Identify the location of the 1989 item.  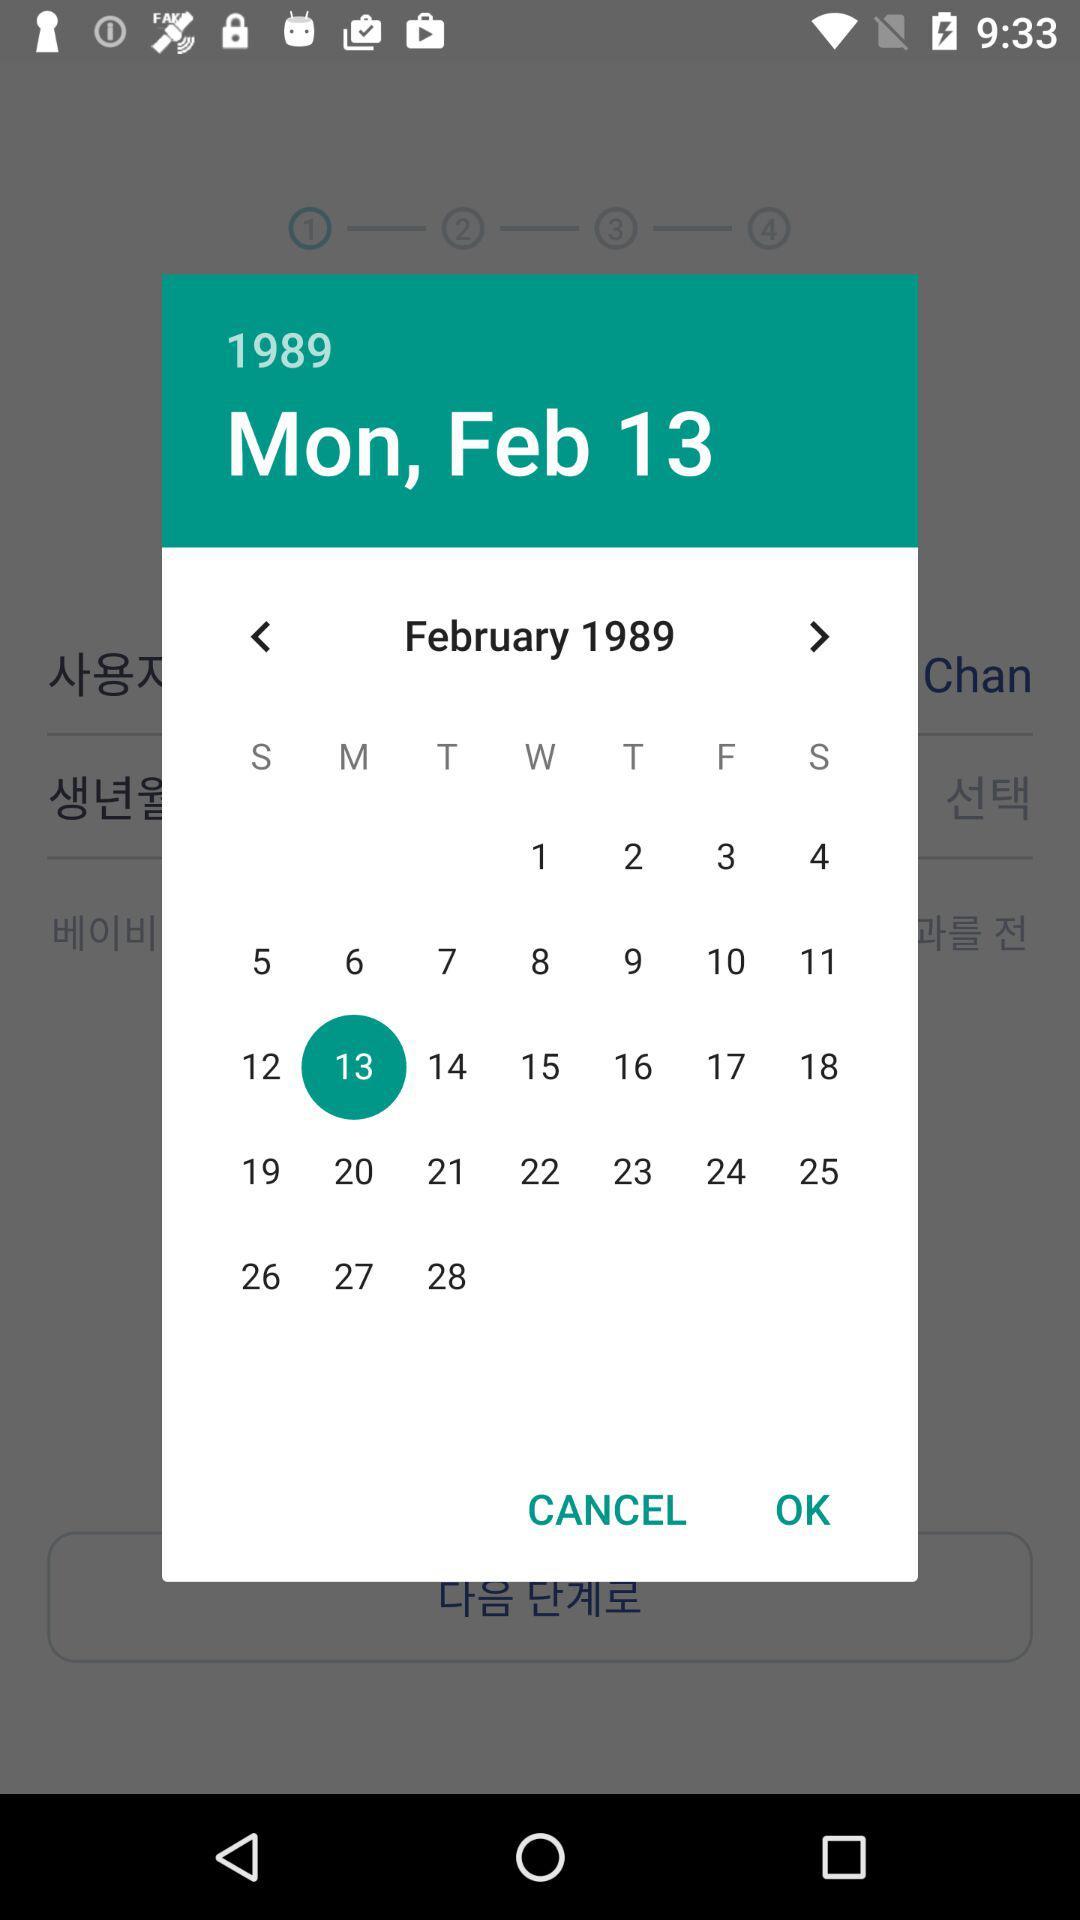
(540, 327).